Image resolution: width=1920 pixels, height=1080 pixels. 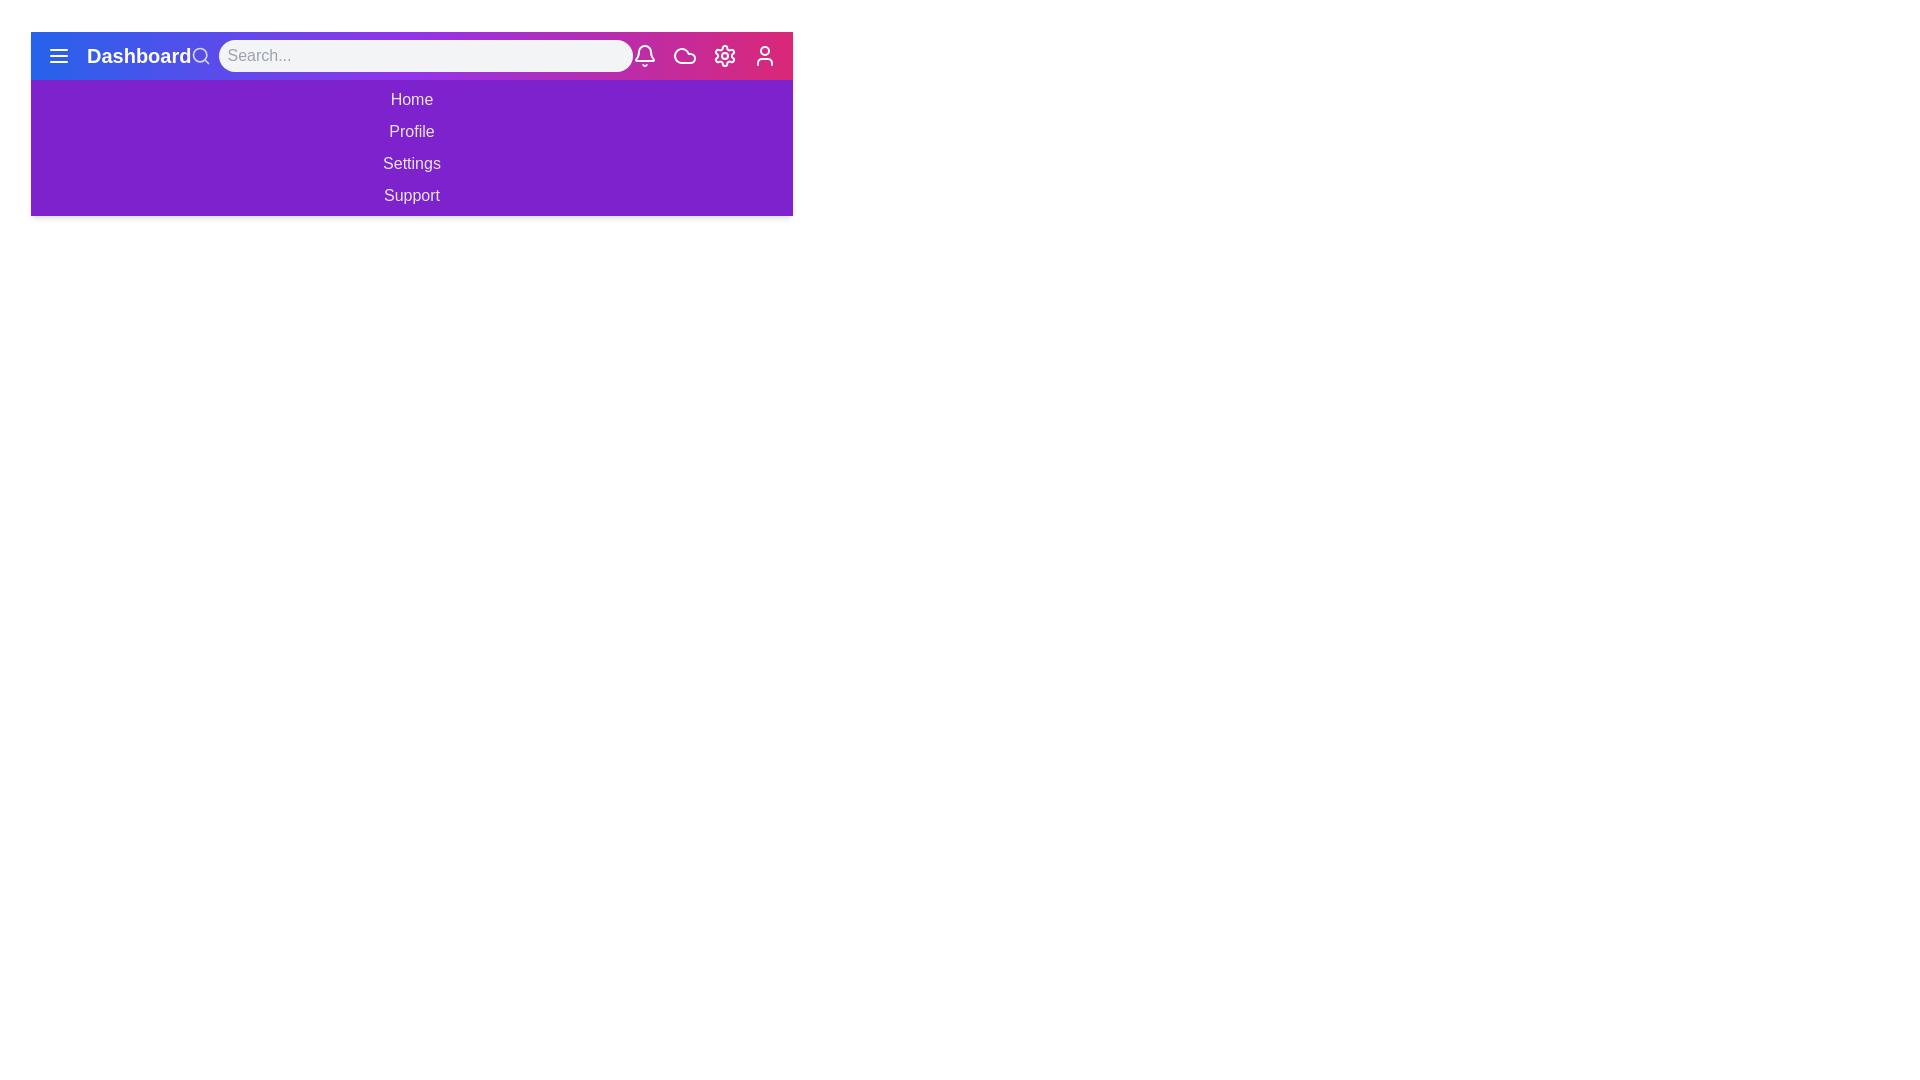 What do you see at coordinates (58, 55) in the screenshot?
I see `the menu icon to toggle the navigation menu visibility` at bounding box center [58, 55].